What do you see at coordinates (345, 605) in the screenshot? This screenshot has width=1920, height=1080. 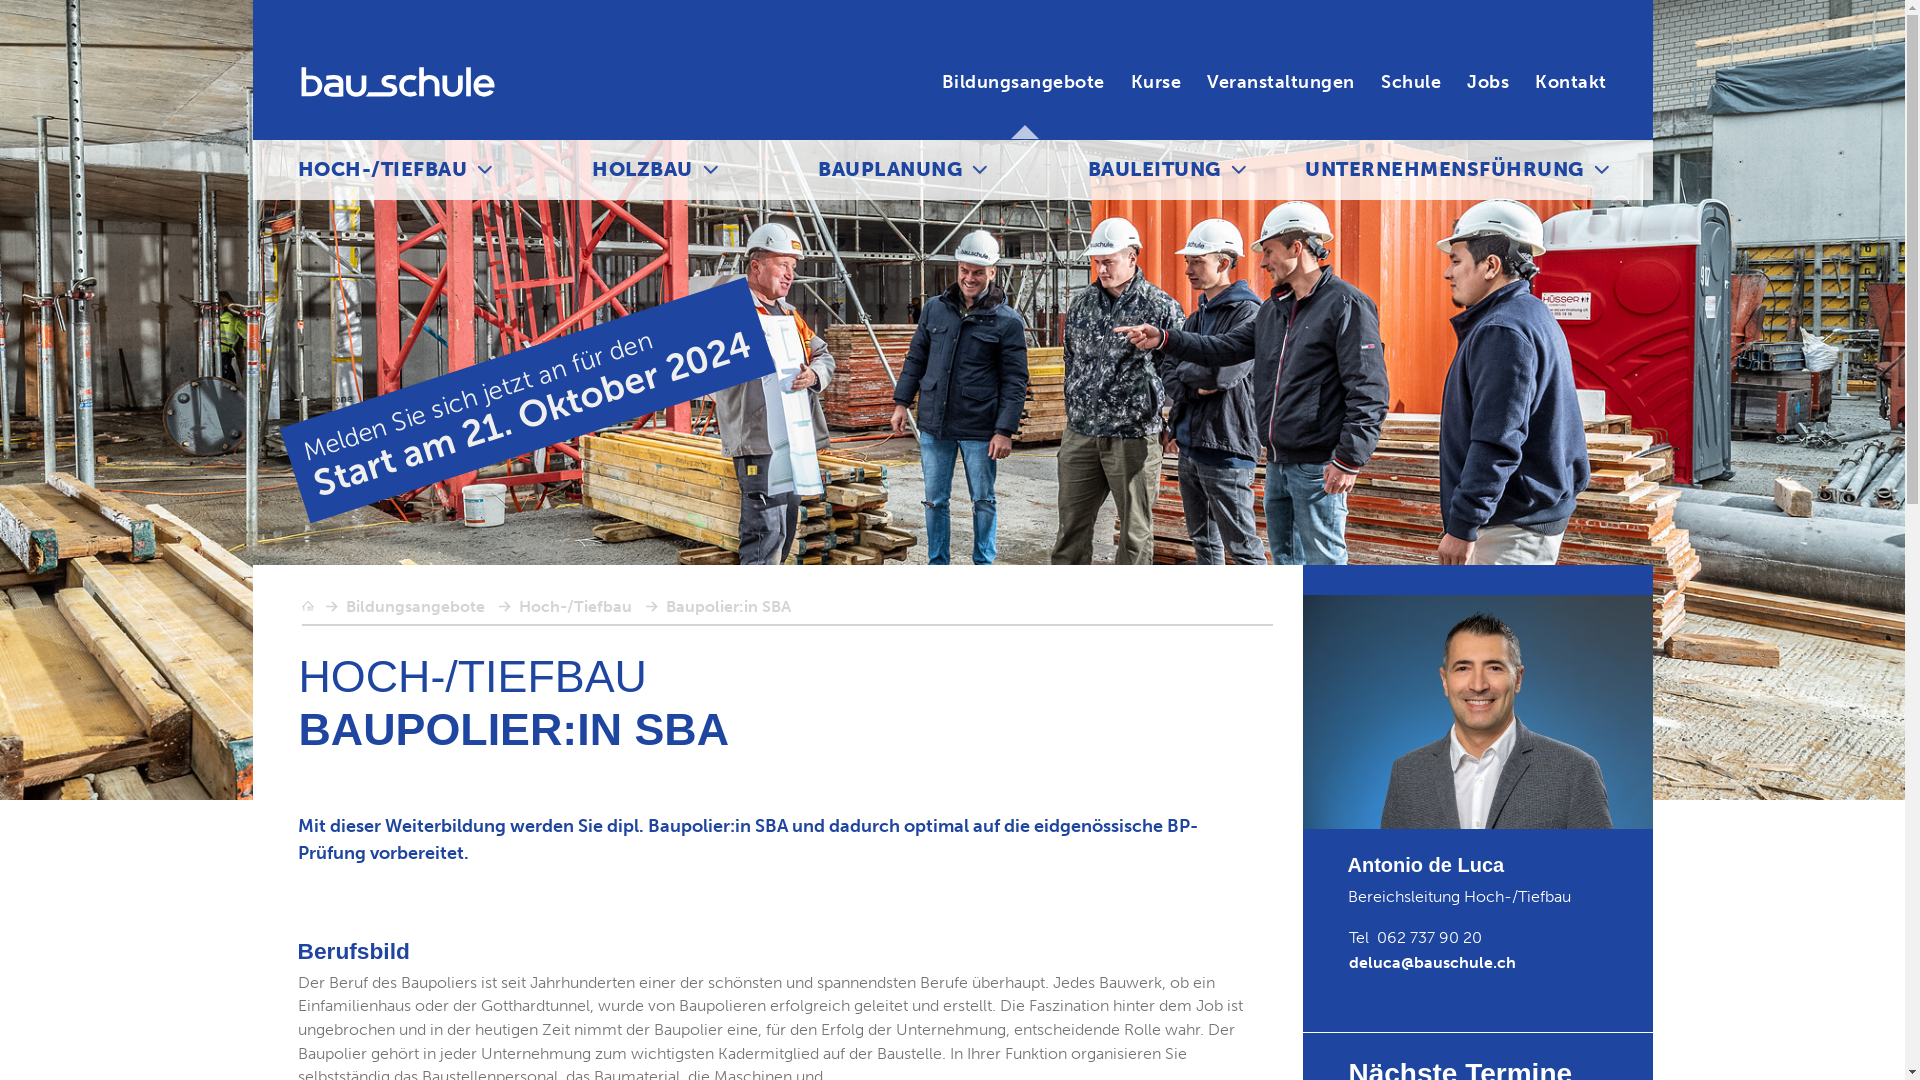 I see `'Bildungsangebote'` at bounding box center [345, 605].